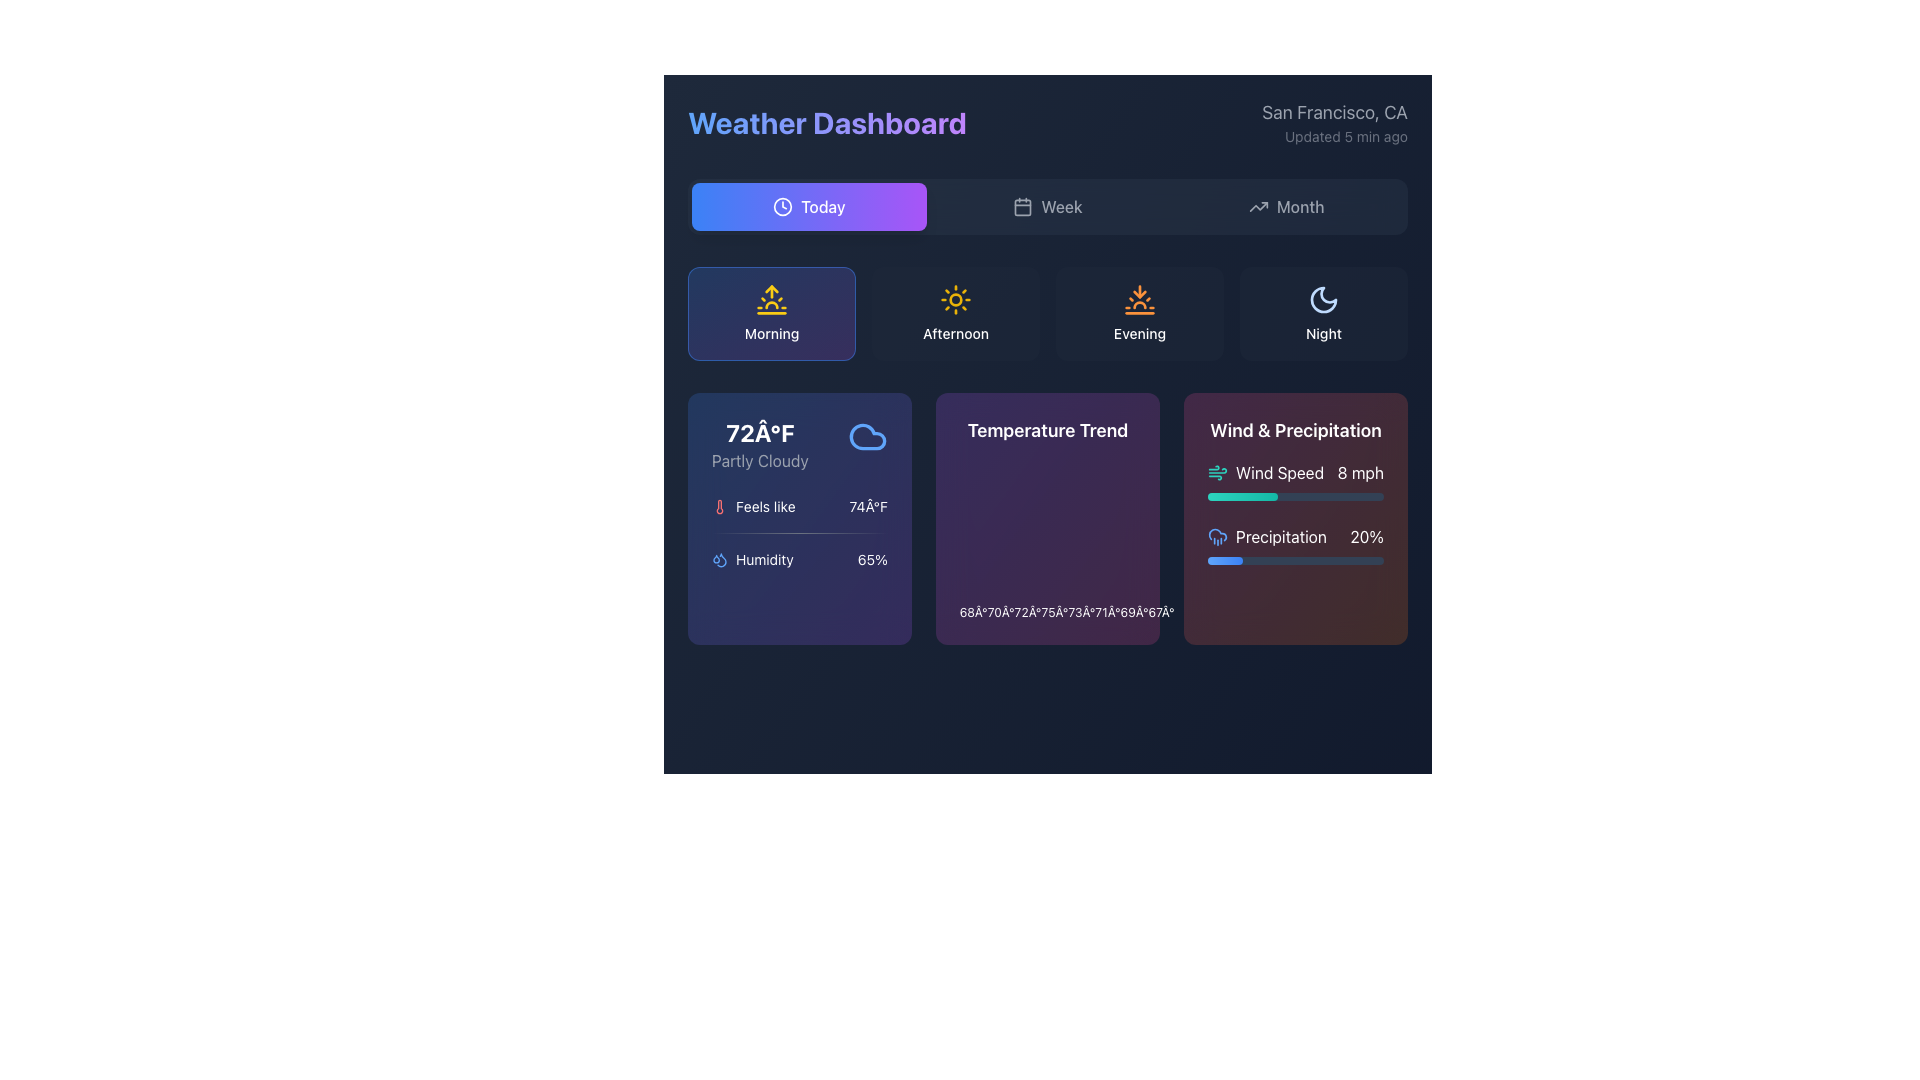 This screenshot has width=1920, height=1080. What do you see at coordinates (1081, 612) in the screenshot?
I see `the static text label displaying '73Â°' in a small font, which is styled with a clean sans-serif typeface and appears white against a dark purple background within the 'Temperature Trend' section` at bounding box center [1081, 612].